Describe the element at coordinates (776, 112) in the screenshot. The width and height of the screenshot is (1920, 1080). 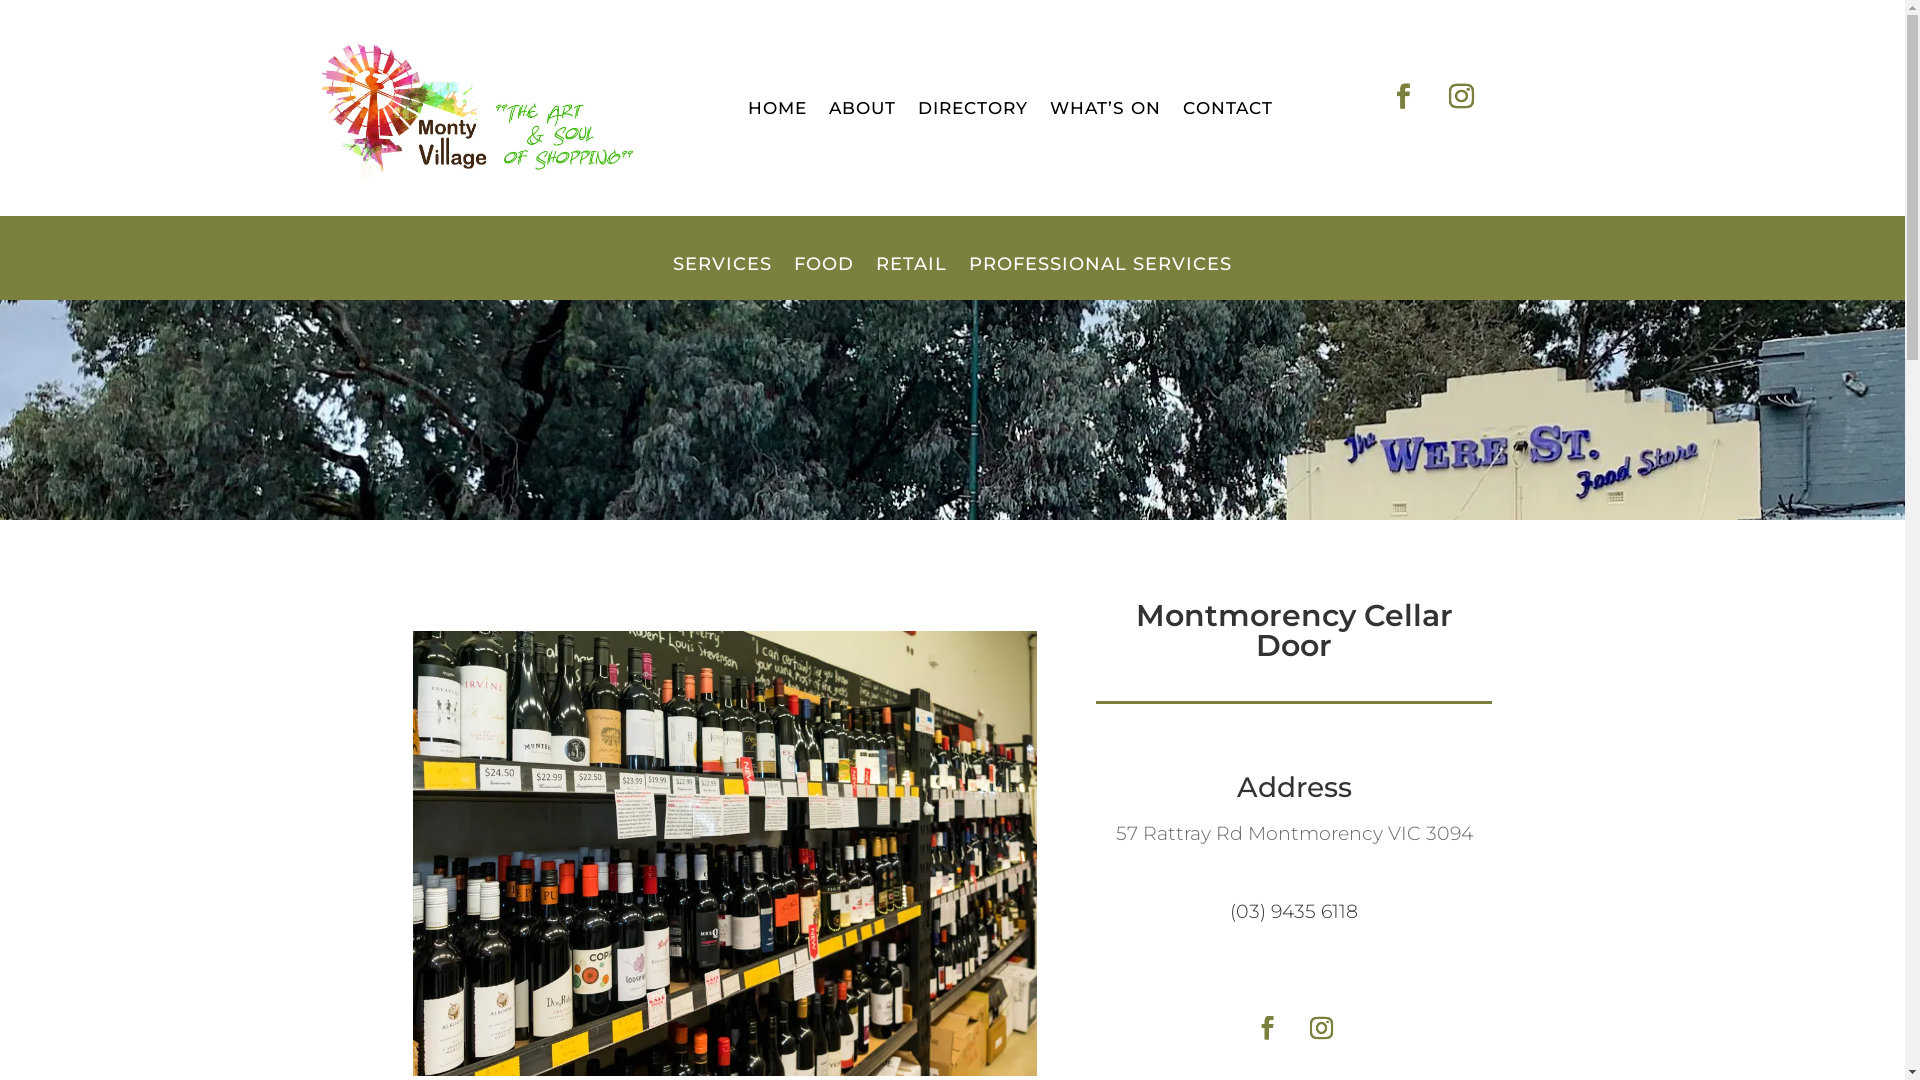
I see `'HOME'` at that location.